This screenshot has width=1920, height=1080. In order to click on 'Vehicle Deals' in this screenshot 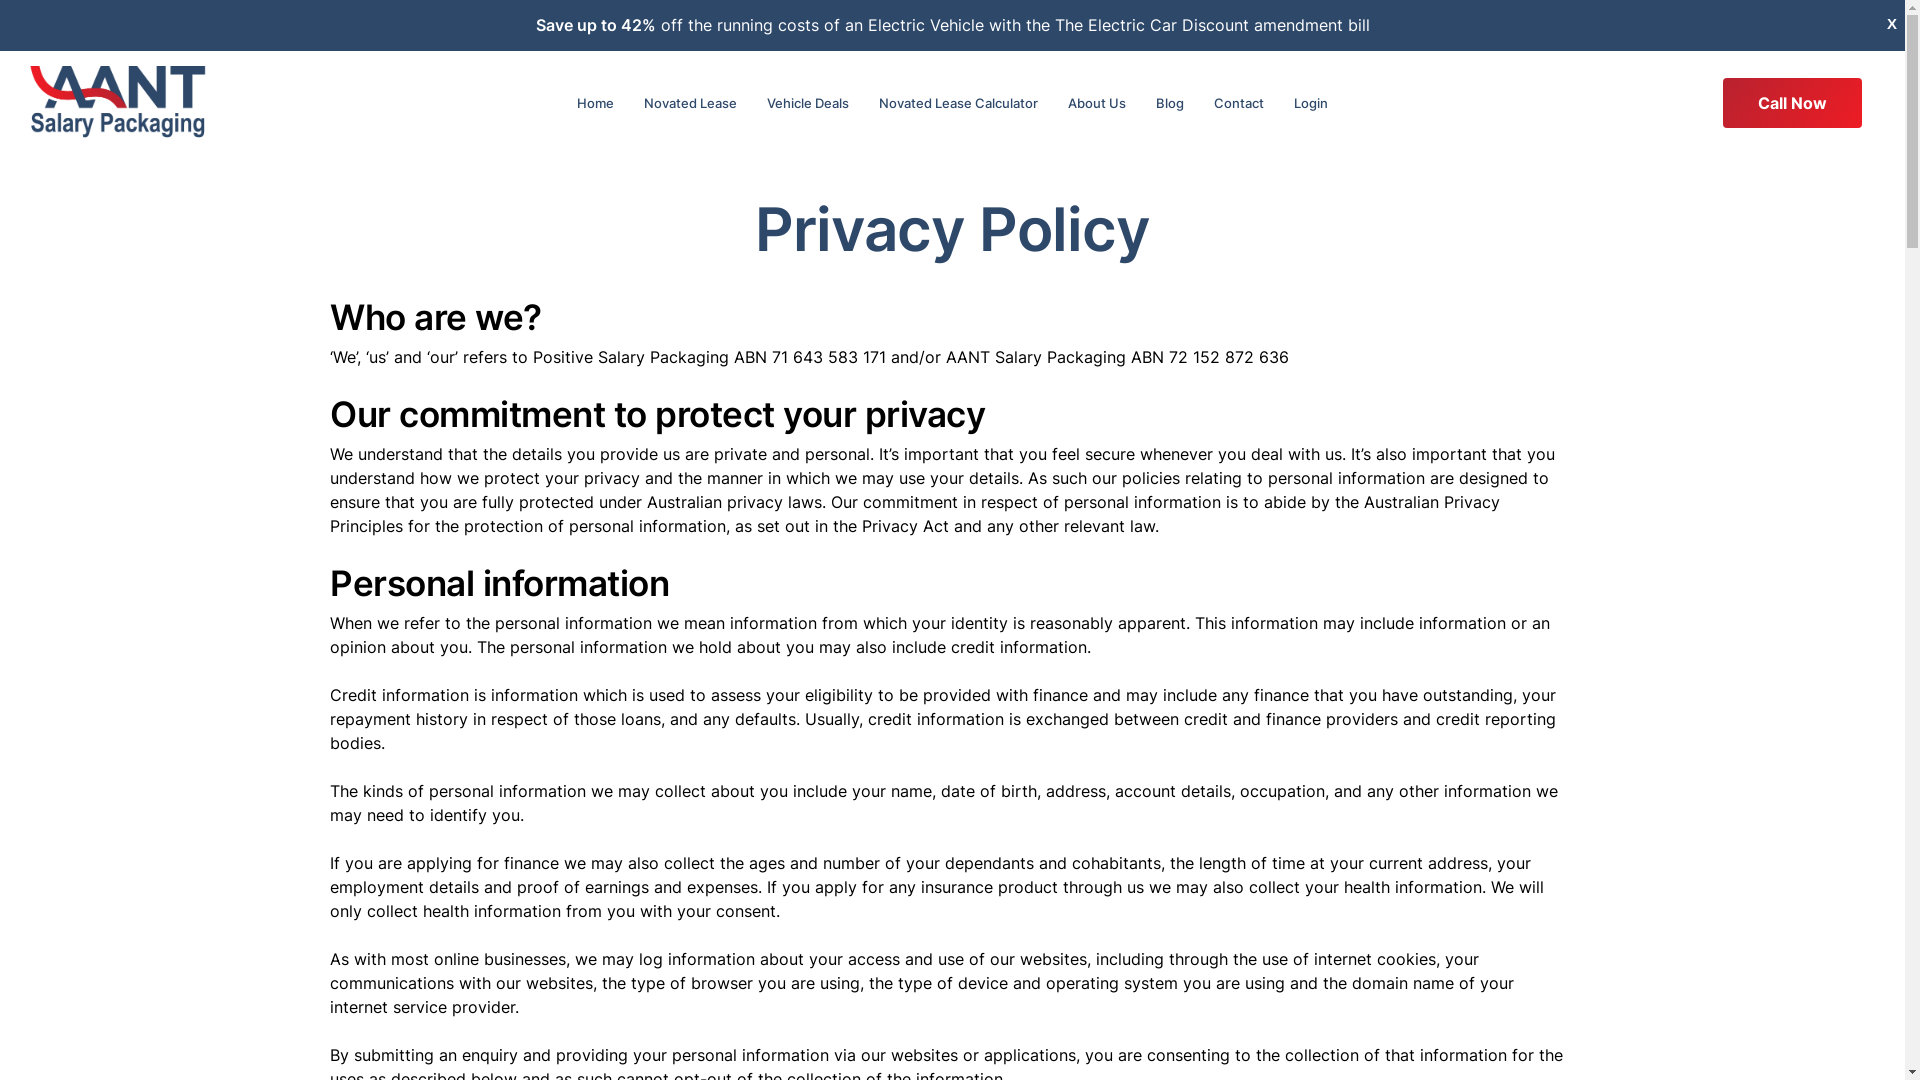, I will do `click(807, 103)`.